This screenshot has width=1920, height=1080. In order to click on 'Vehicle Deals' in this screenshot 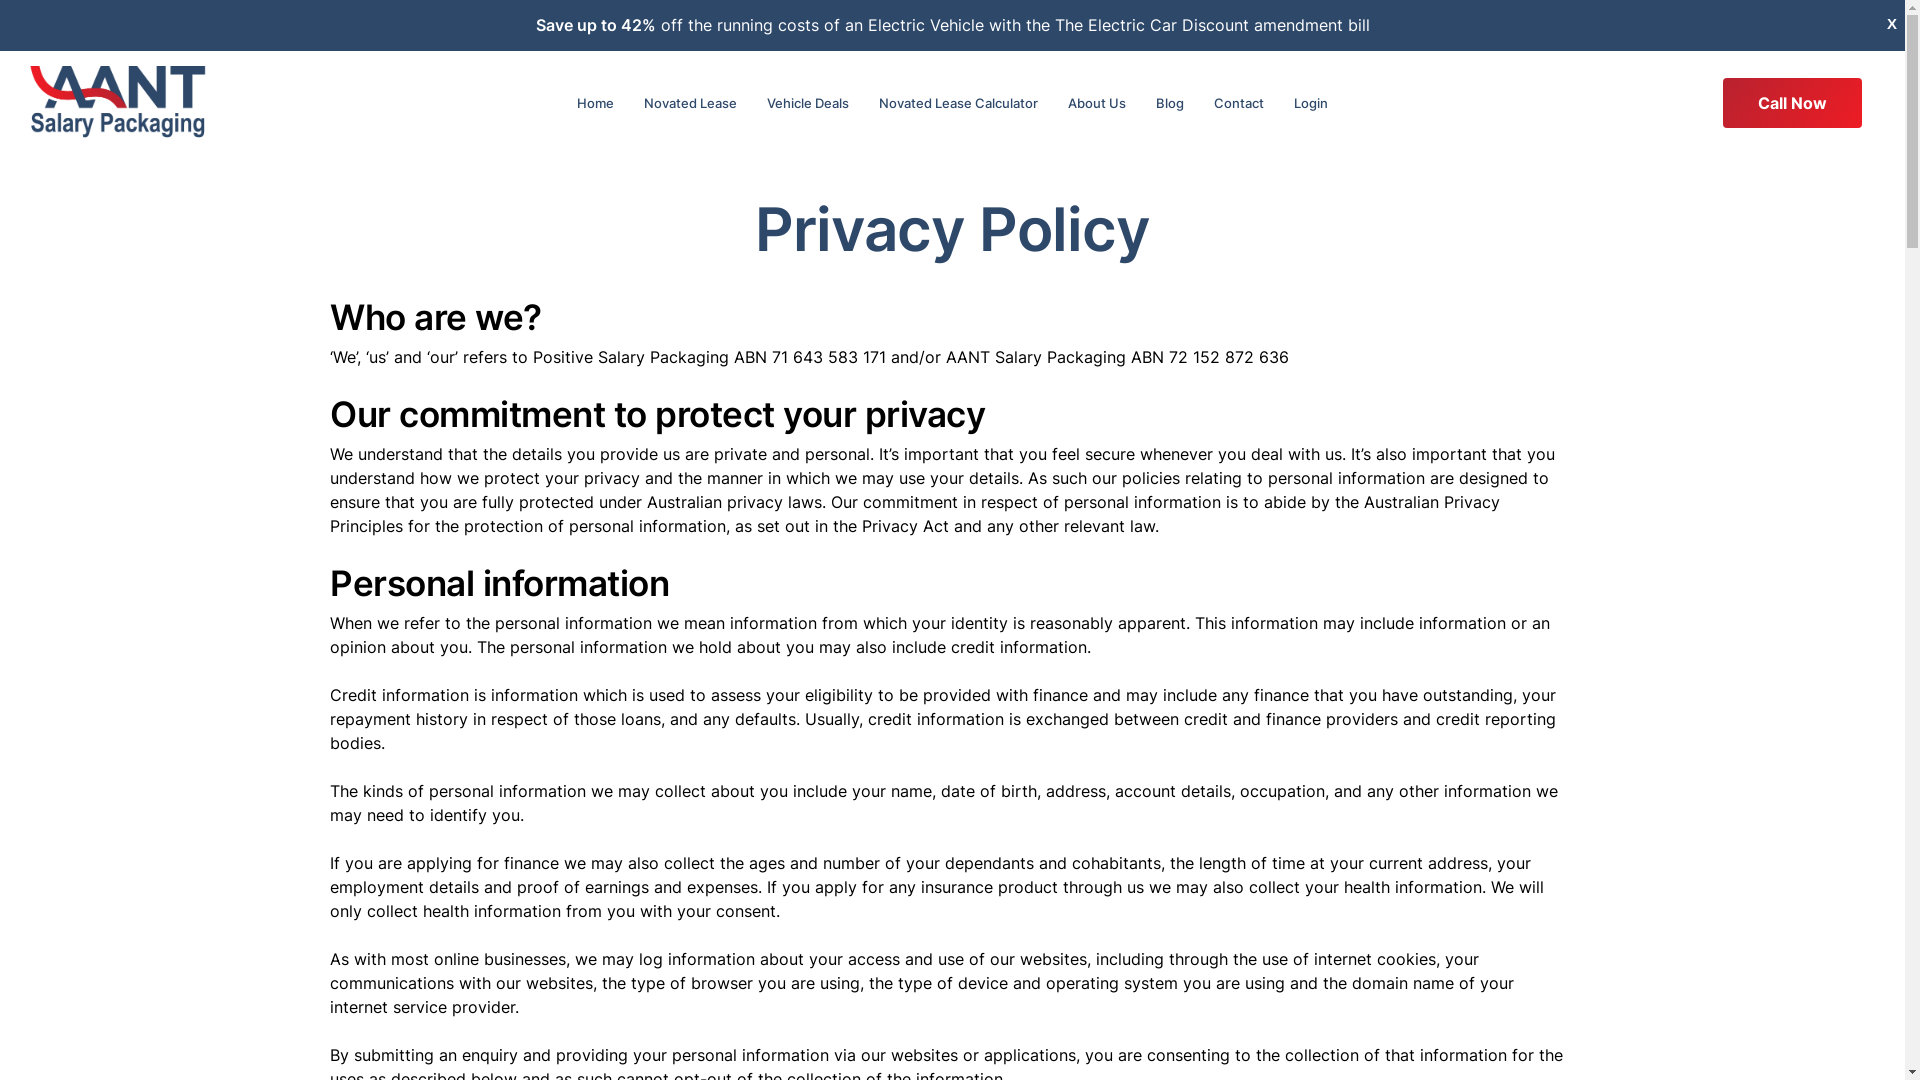, I will do `click(807, 103)`.